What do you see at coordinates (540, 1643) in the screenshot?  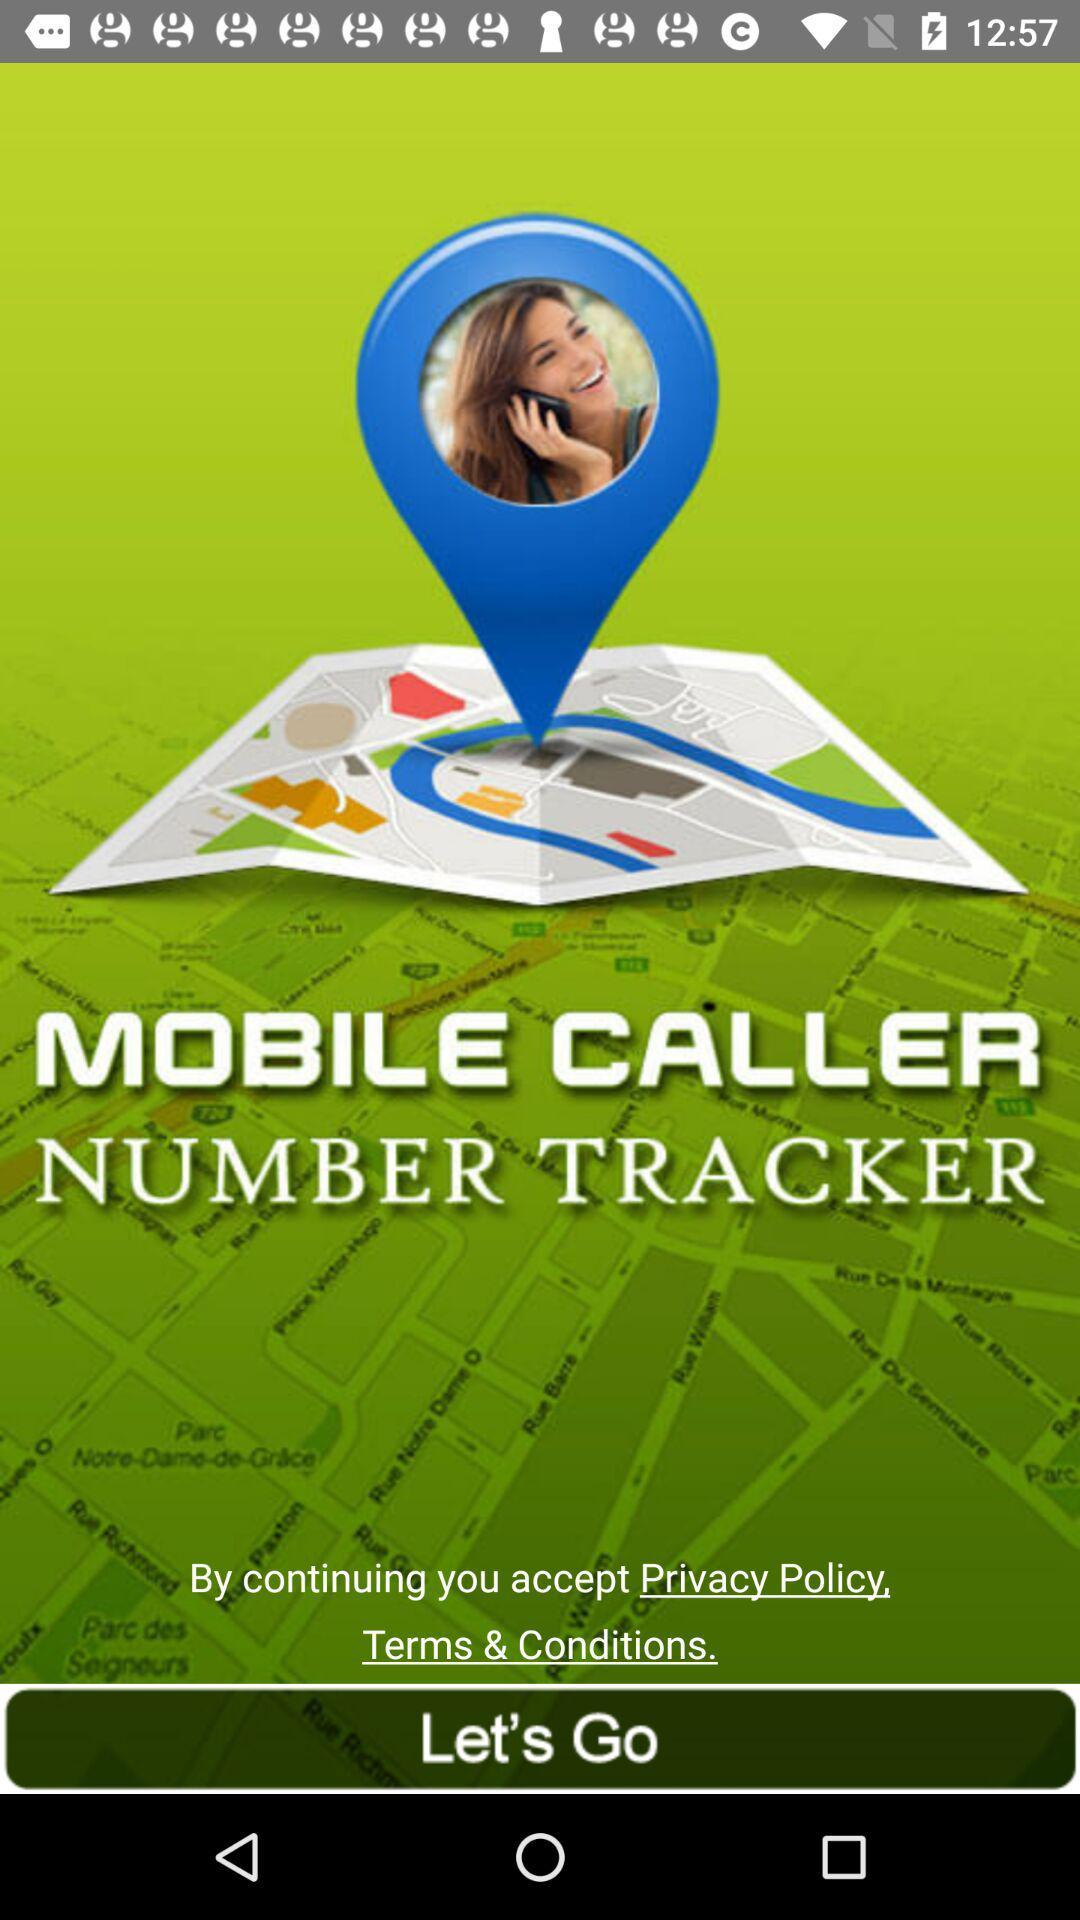 I see `item below by continuing you item` at bounding box center [540, 1643].